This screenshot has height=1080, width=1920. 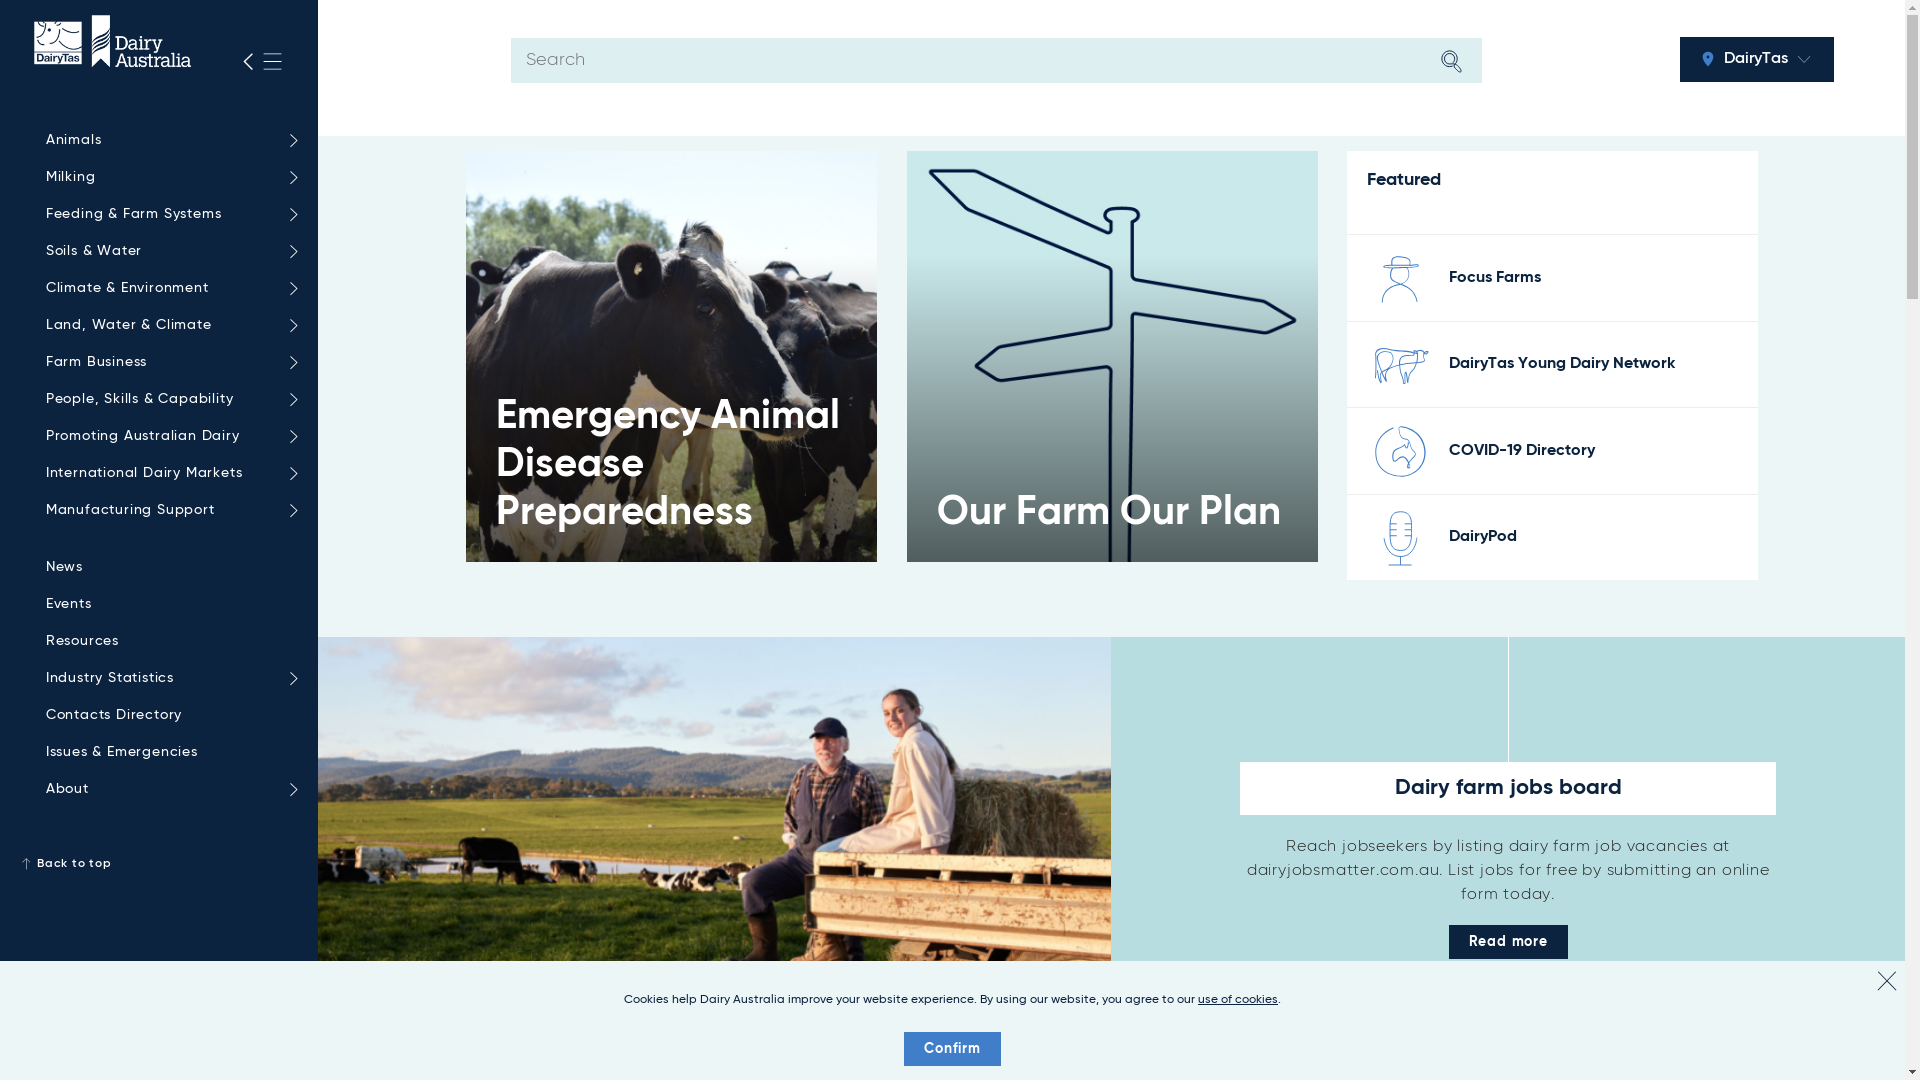 What do you see at coordinates (1885, 979) in the screenshot?
I see `'X'` at bounding box center [1885, 979].